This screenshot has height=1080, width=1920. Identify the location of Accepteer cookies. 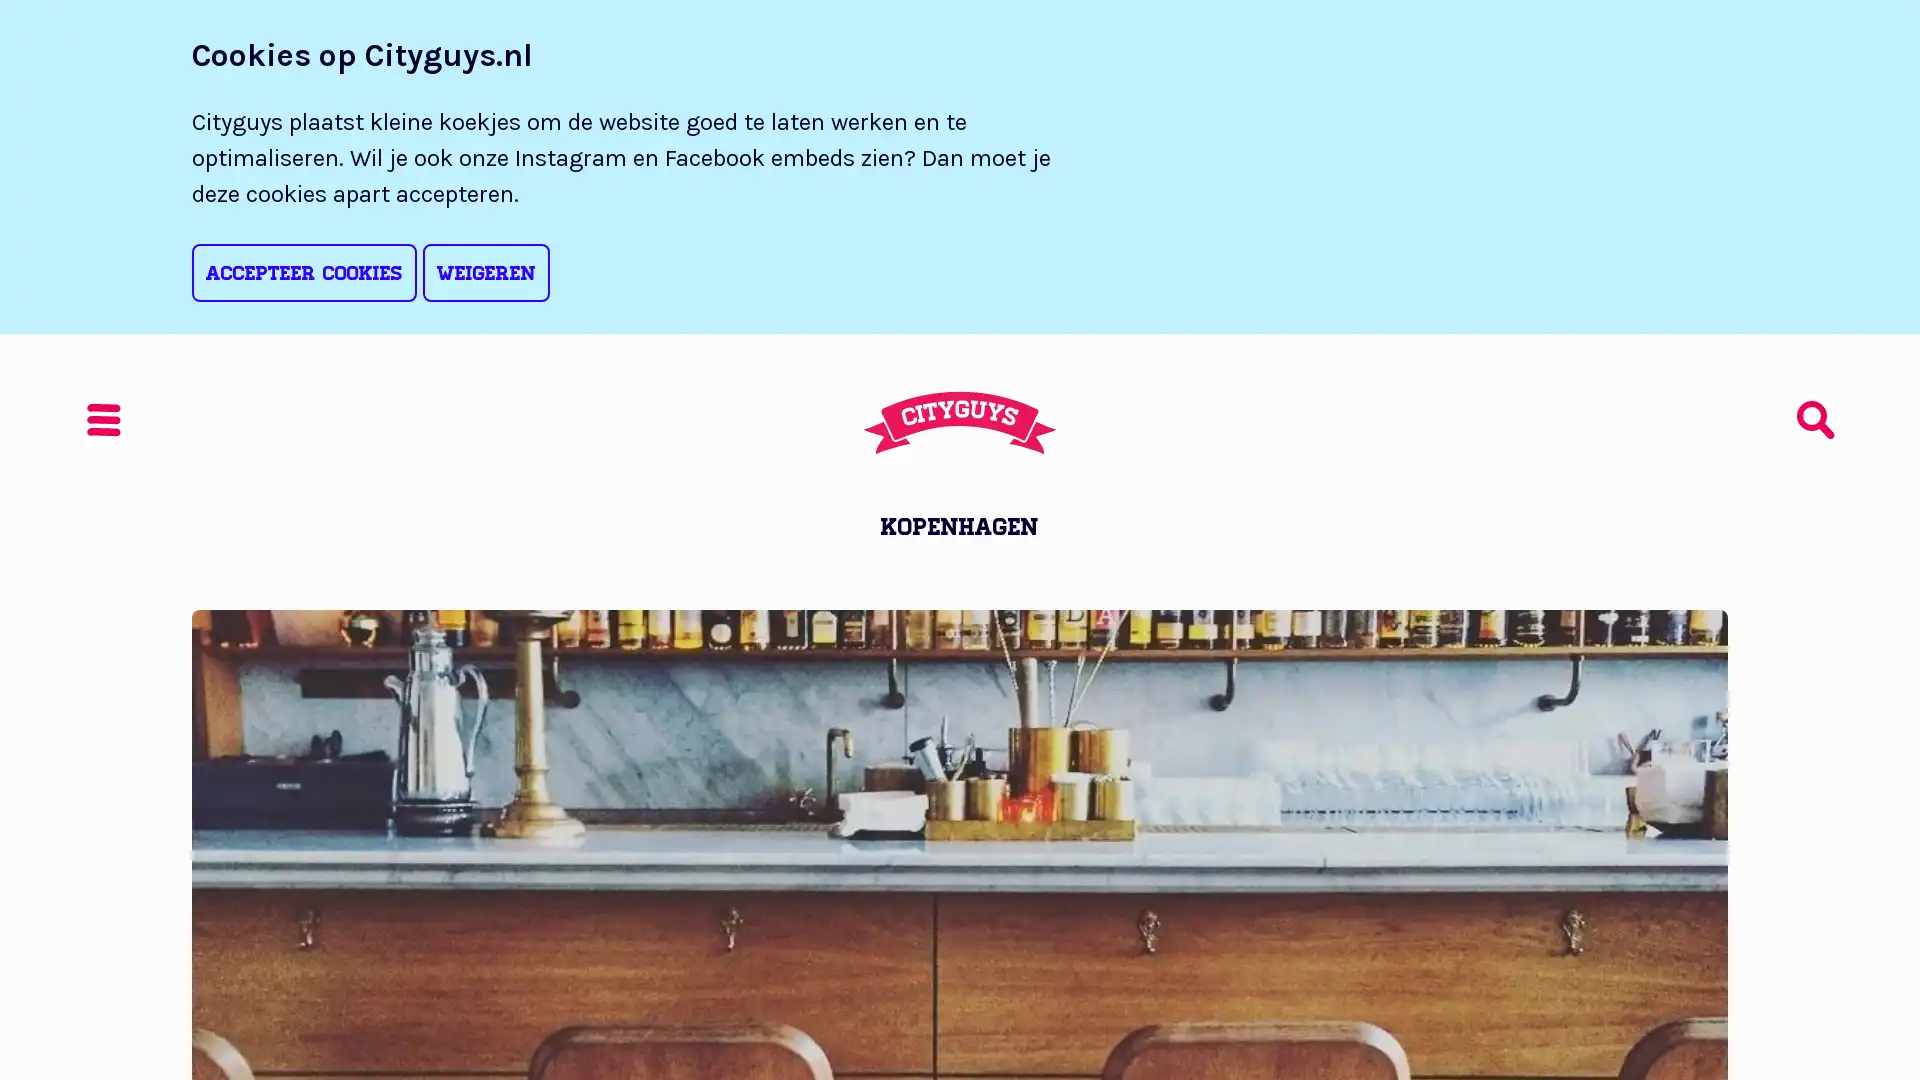
(303, 273).